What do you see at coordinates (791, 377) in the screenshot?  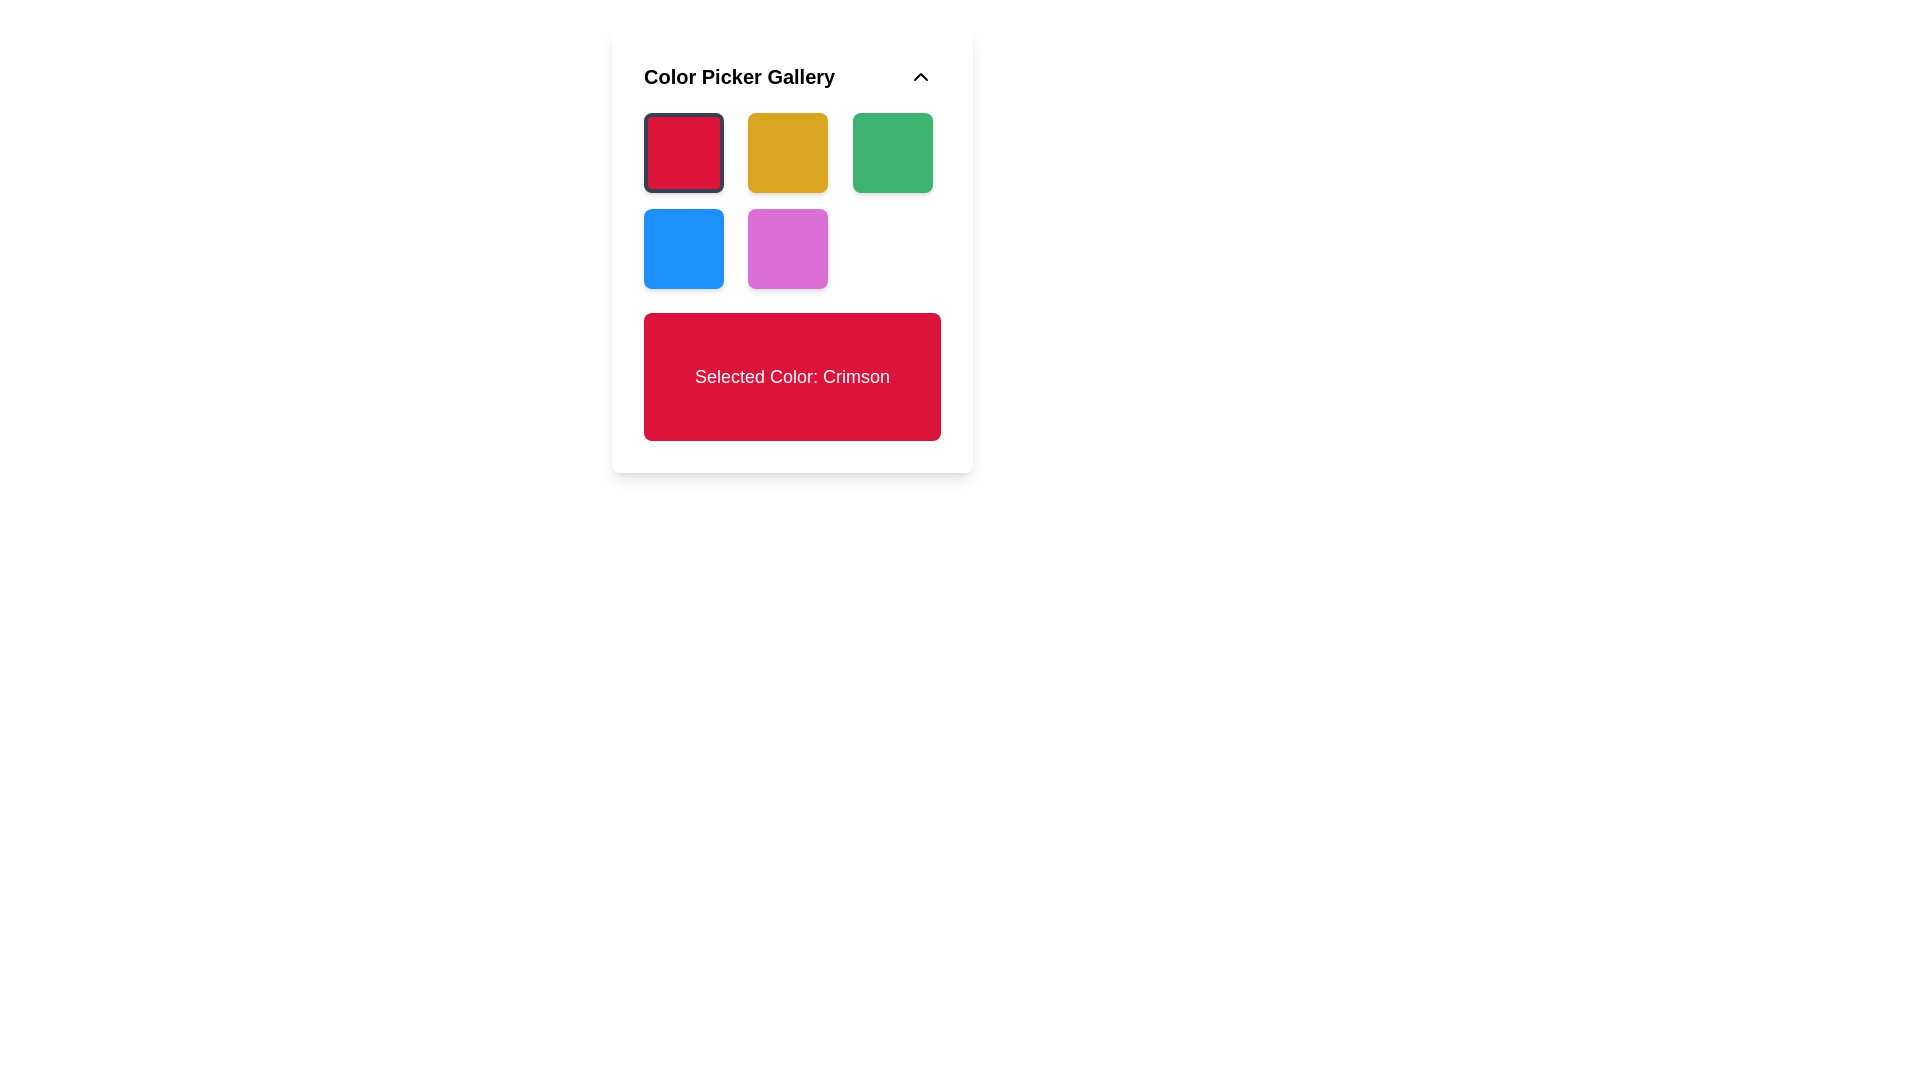 I see `the text label that displays 'Selected Color: Crimson' with a white font on a crimson red background, located below the color picker grid` at bounding box center [791, 377].